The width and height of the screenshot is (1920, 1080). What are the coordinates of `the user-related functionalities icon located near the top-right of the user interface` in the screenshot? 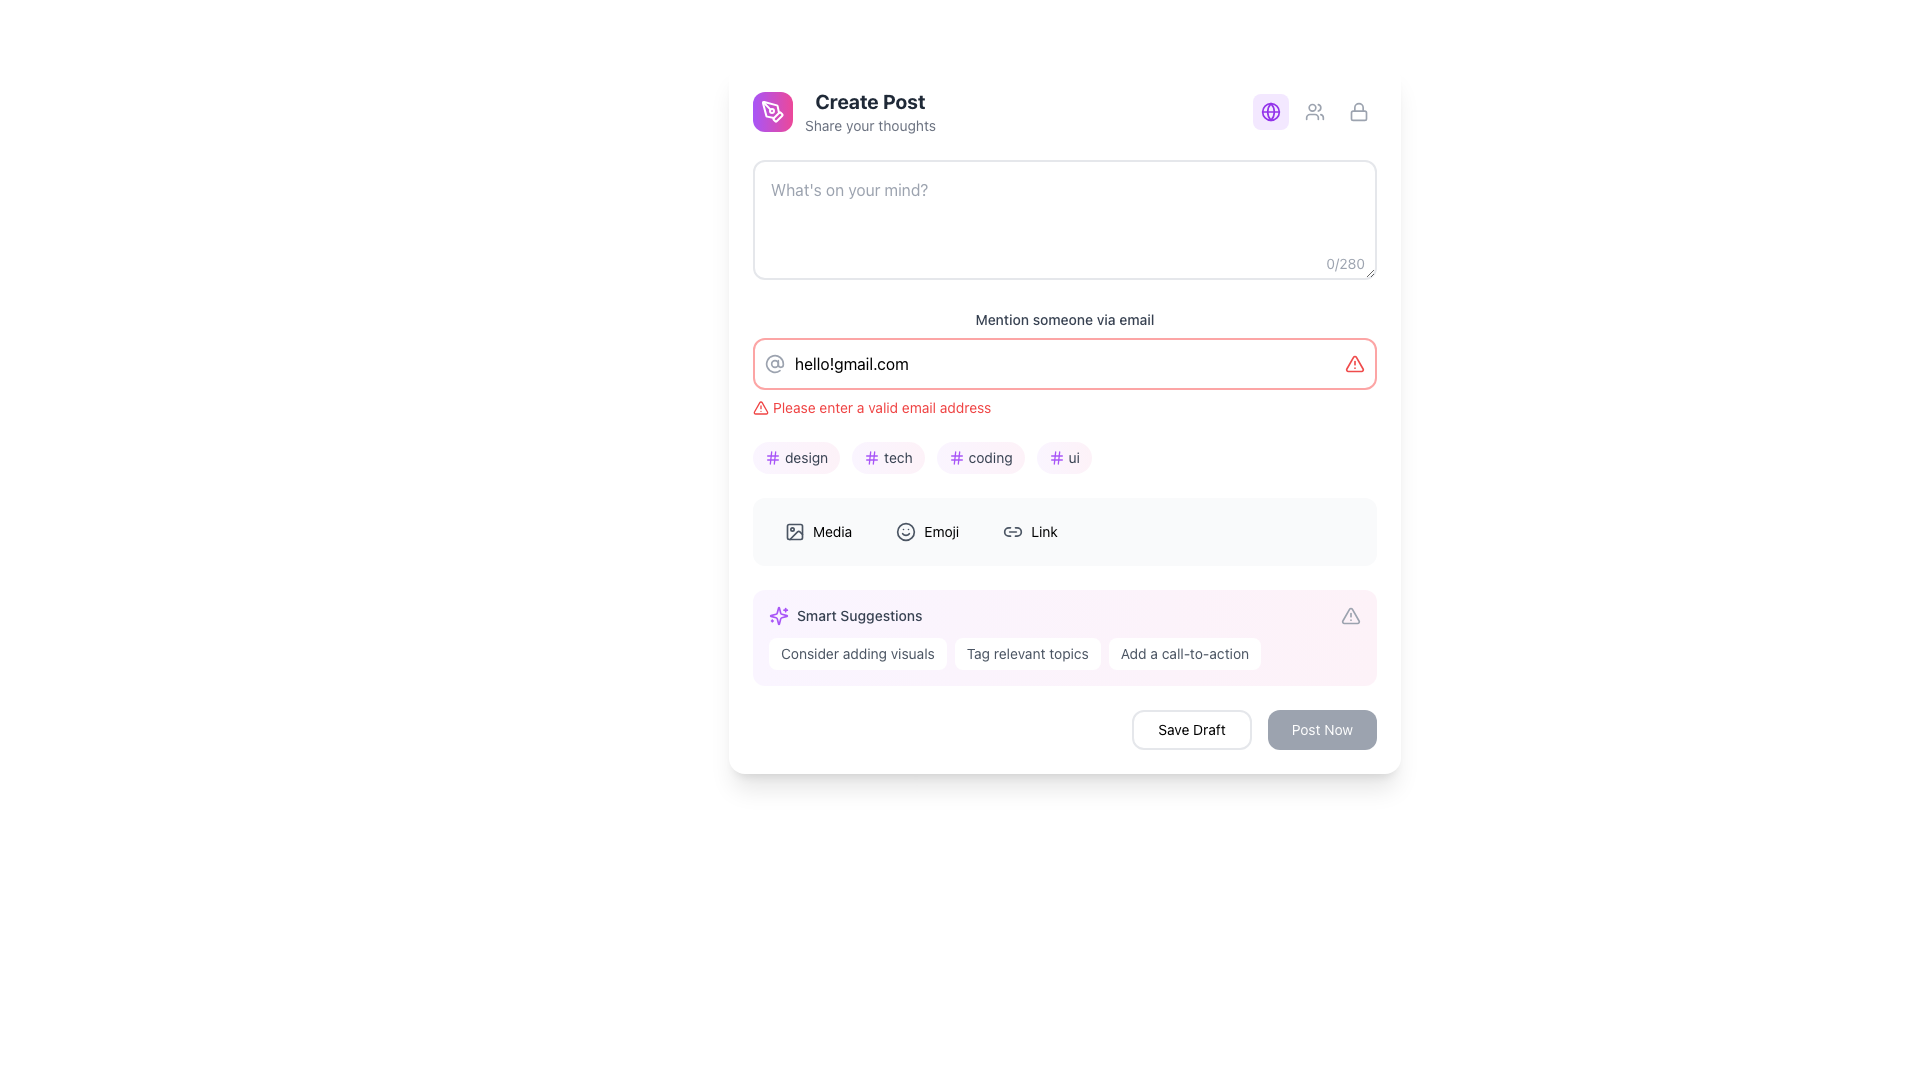 It's located at (1315, 111).